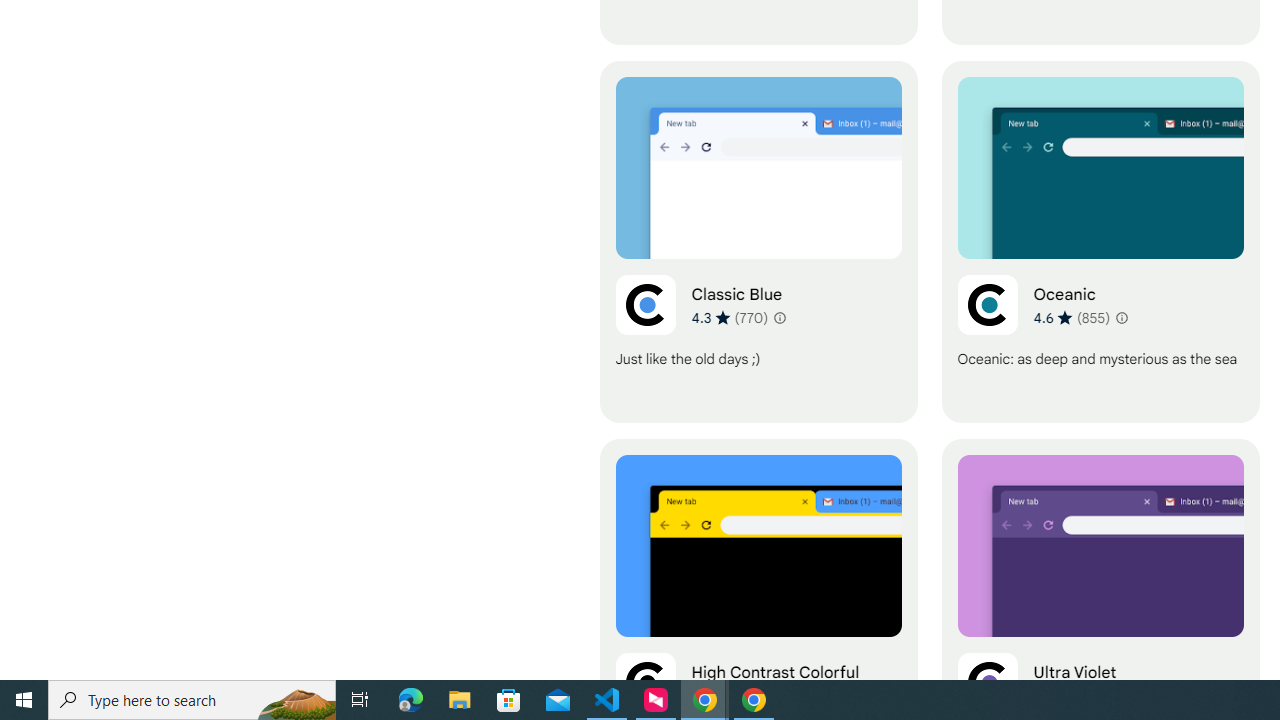 The image size is (1280, 720). I want to click on 'Learn more about results and reviews "Classic Blue"', so click(777, 316).